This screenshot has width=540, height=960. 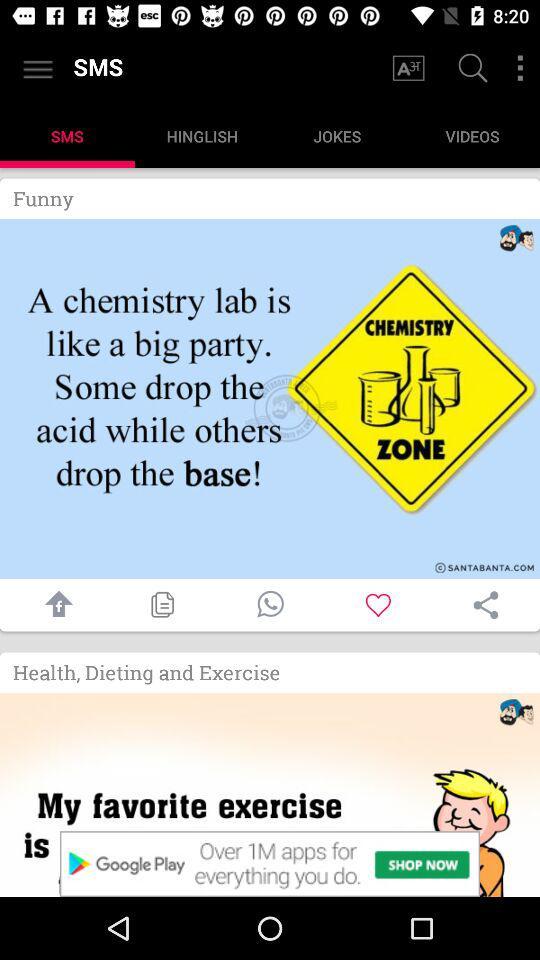 I want to click on like button, so click(x=378, y=604).